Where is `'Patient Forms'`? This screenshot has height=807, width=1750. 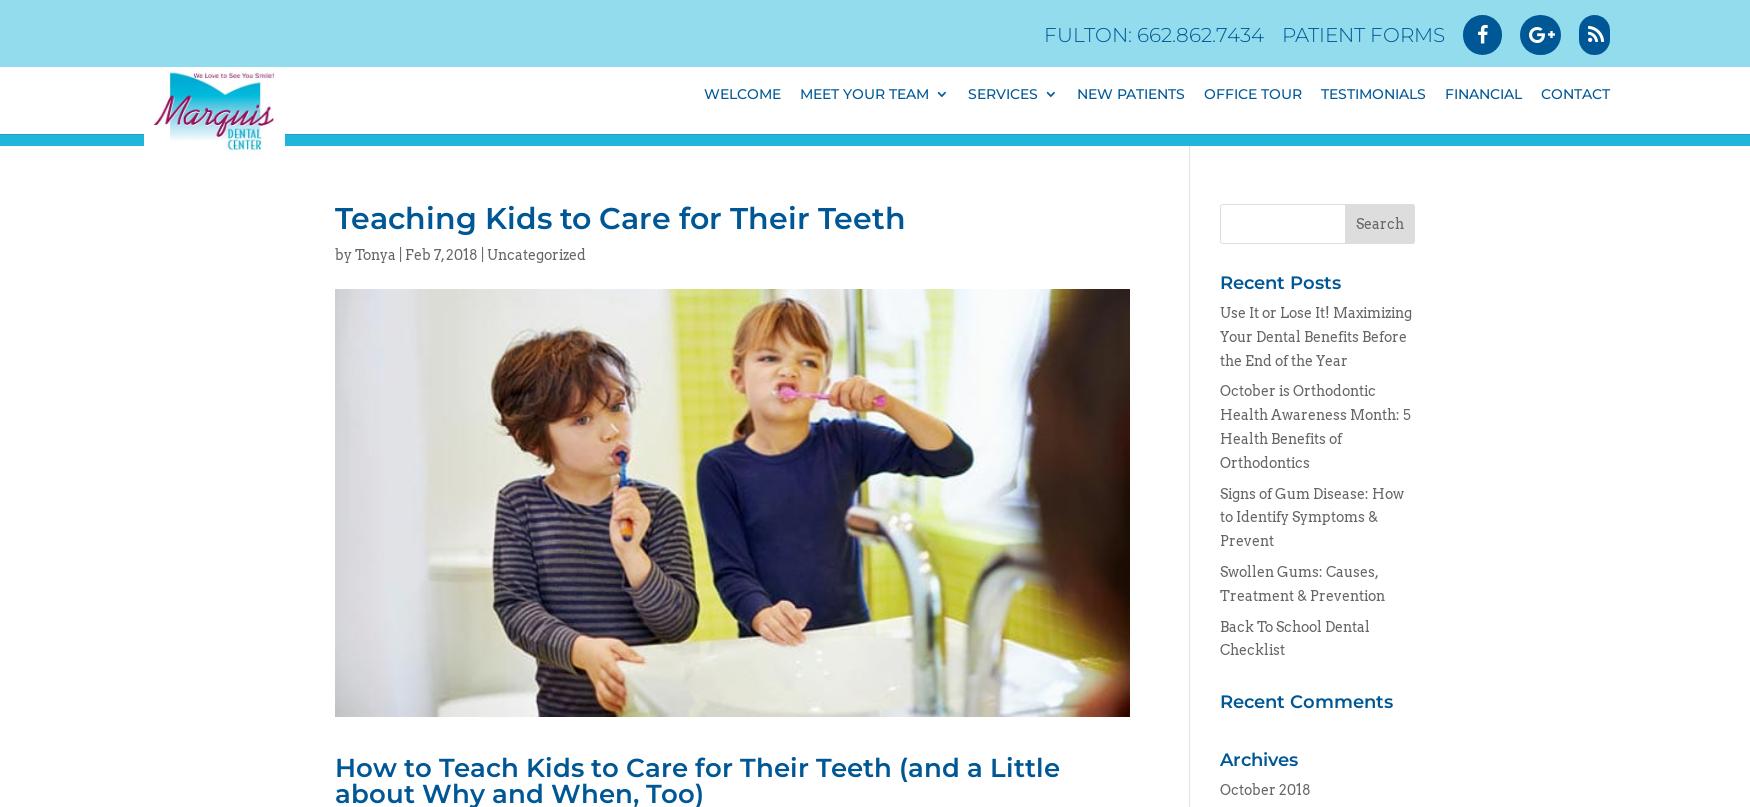 'Patient Forms' is located at coordinates (1281, 35).